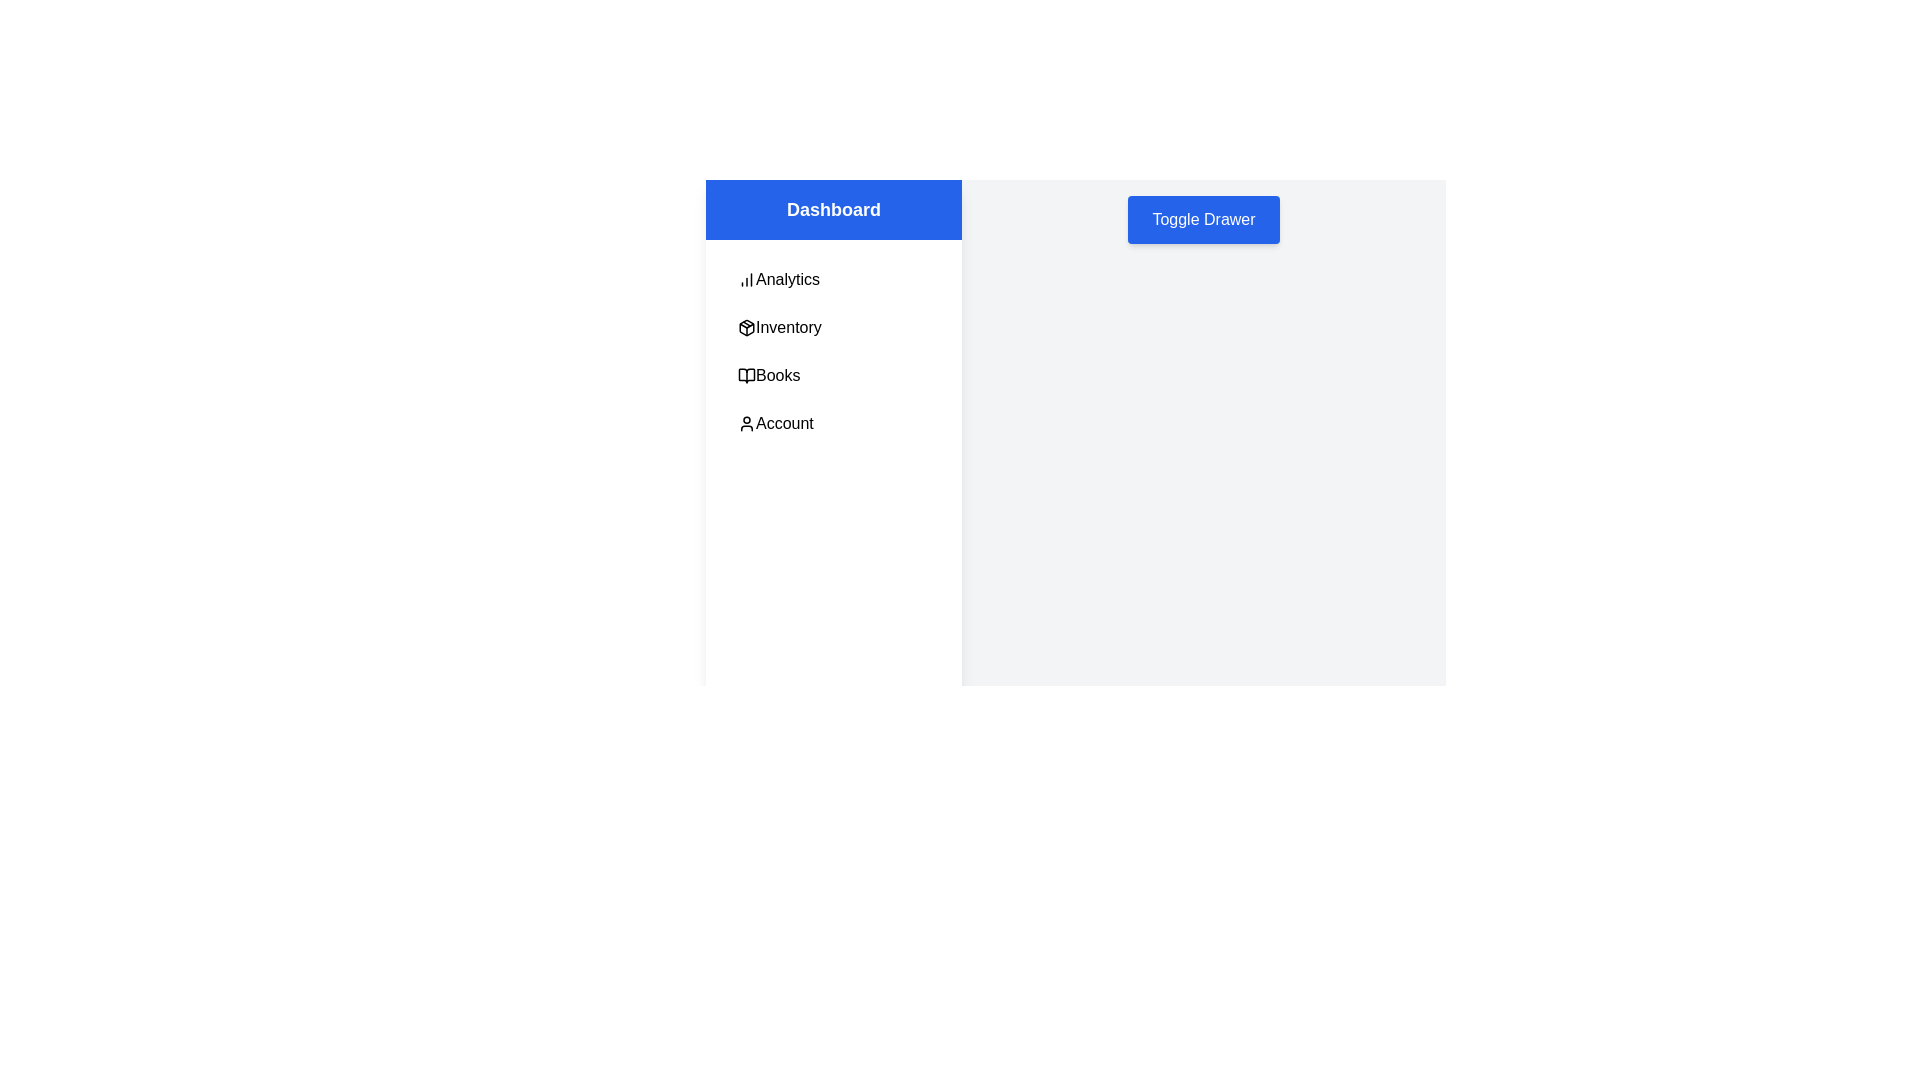  What do you see at coordinates (834, 423) in the screenshot?
I see `the menu item Account to observe the hover effect` at bounding box center [834, 423].